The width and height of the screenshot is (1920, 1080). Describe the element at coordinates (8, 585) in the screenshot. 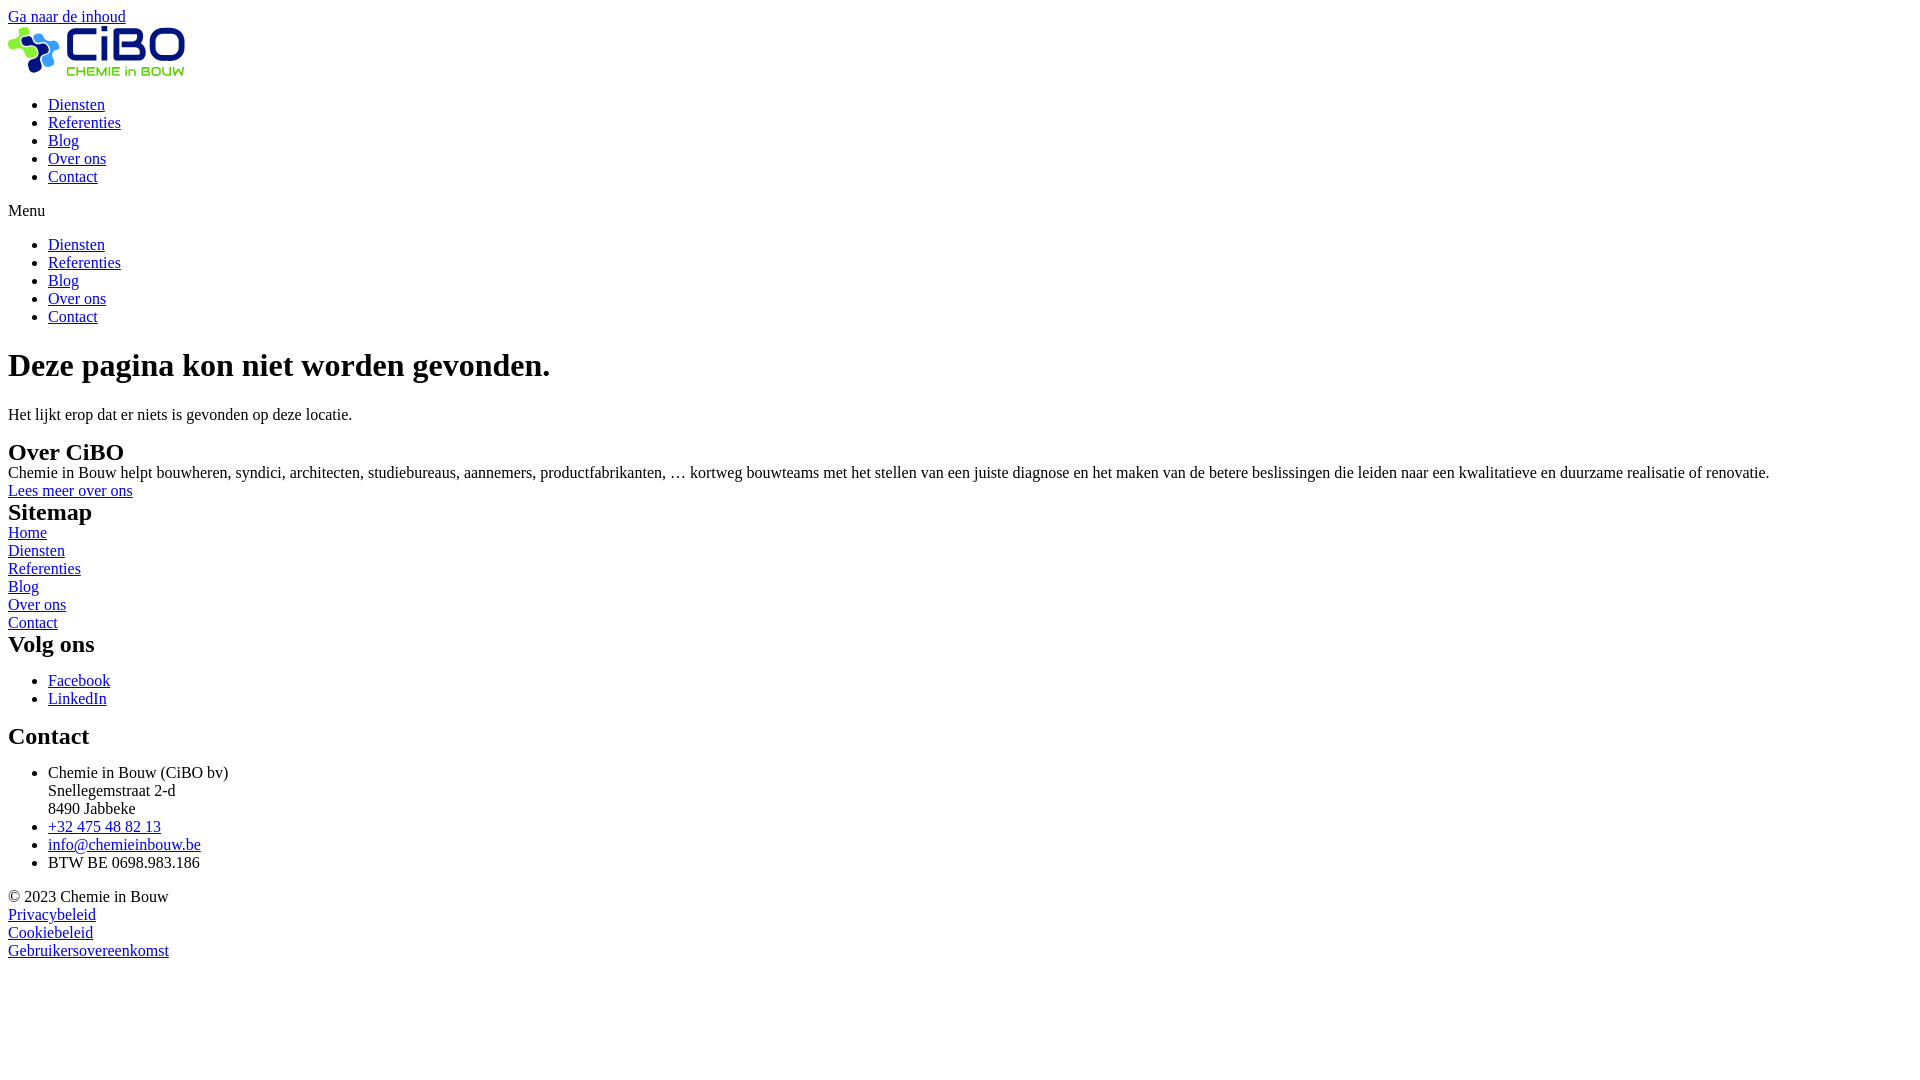

I see `'Blog'` at that location.